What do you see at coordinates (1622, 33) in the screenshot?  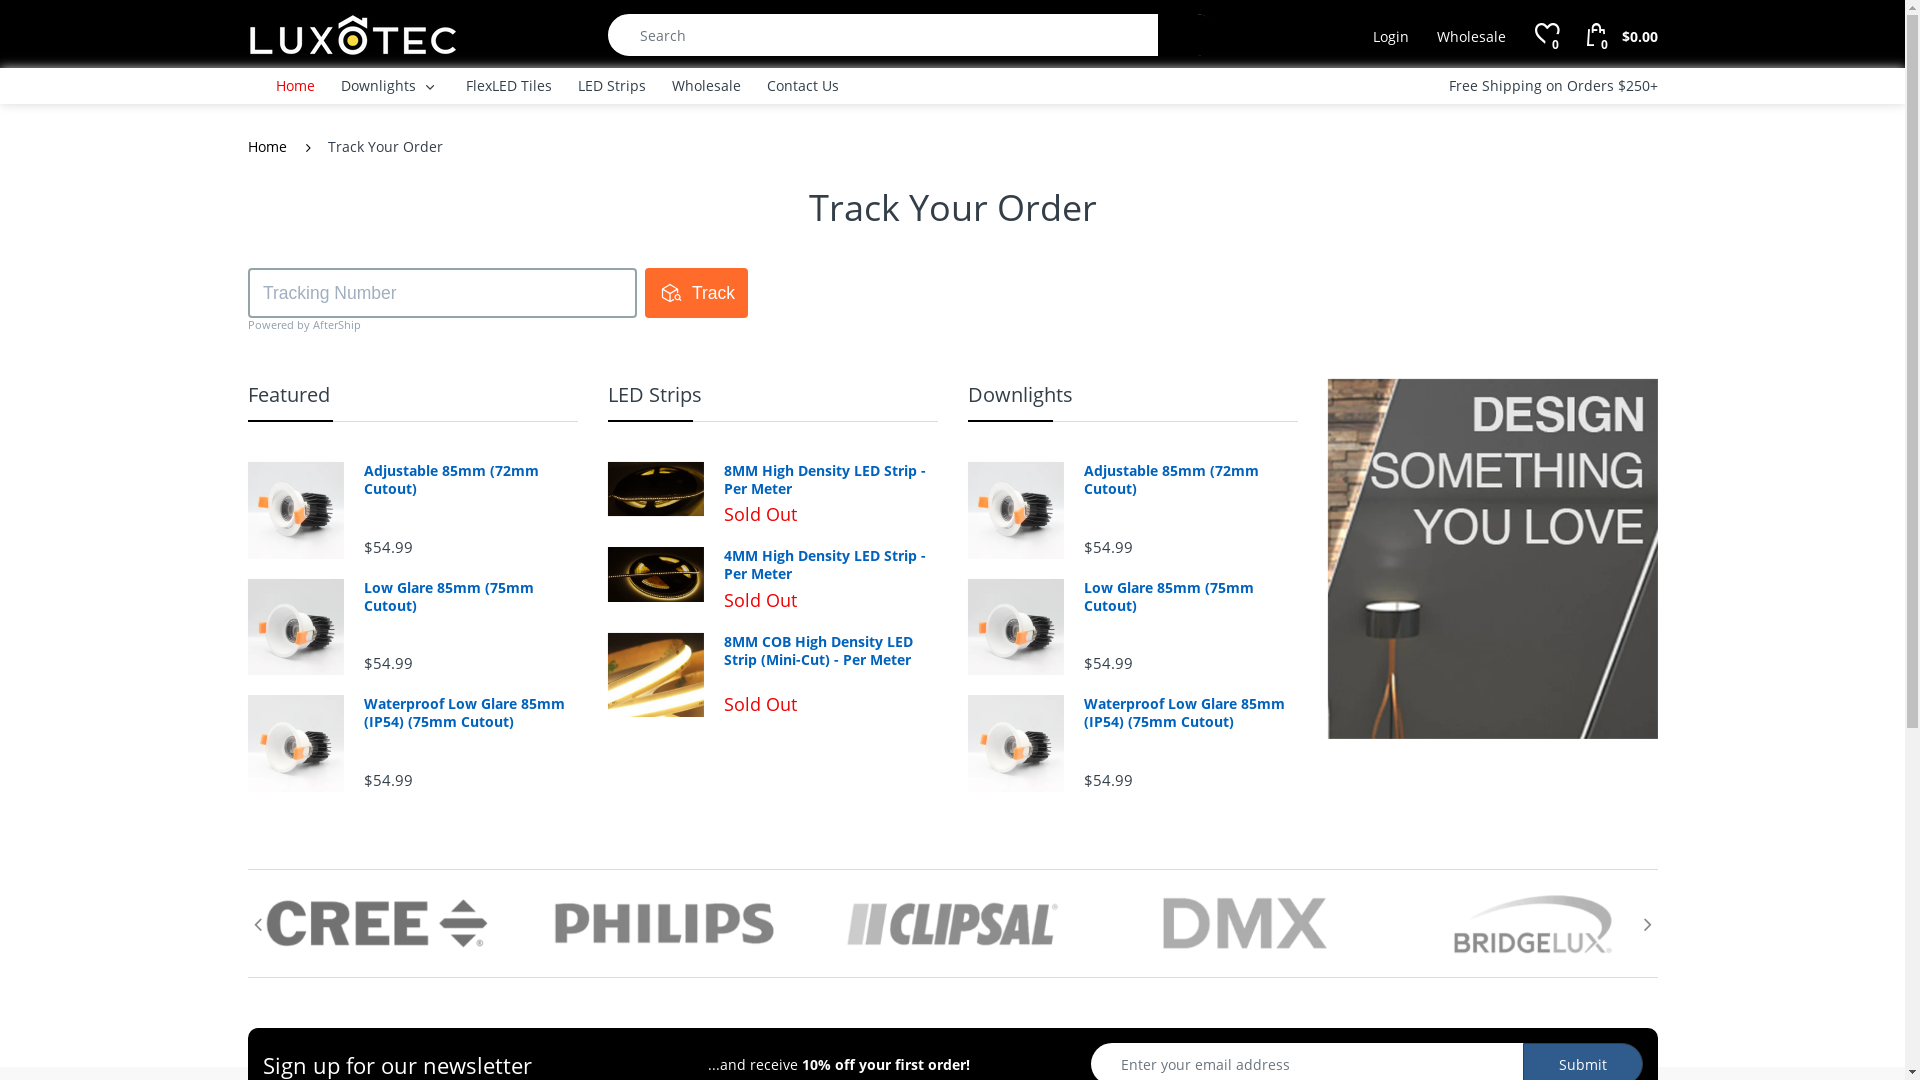 I see `'0` at bounding box center [1622, 33].